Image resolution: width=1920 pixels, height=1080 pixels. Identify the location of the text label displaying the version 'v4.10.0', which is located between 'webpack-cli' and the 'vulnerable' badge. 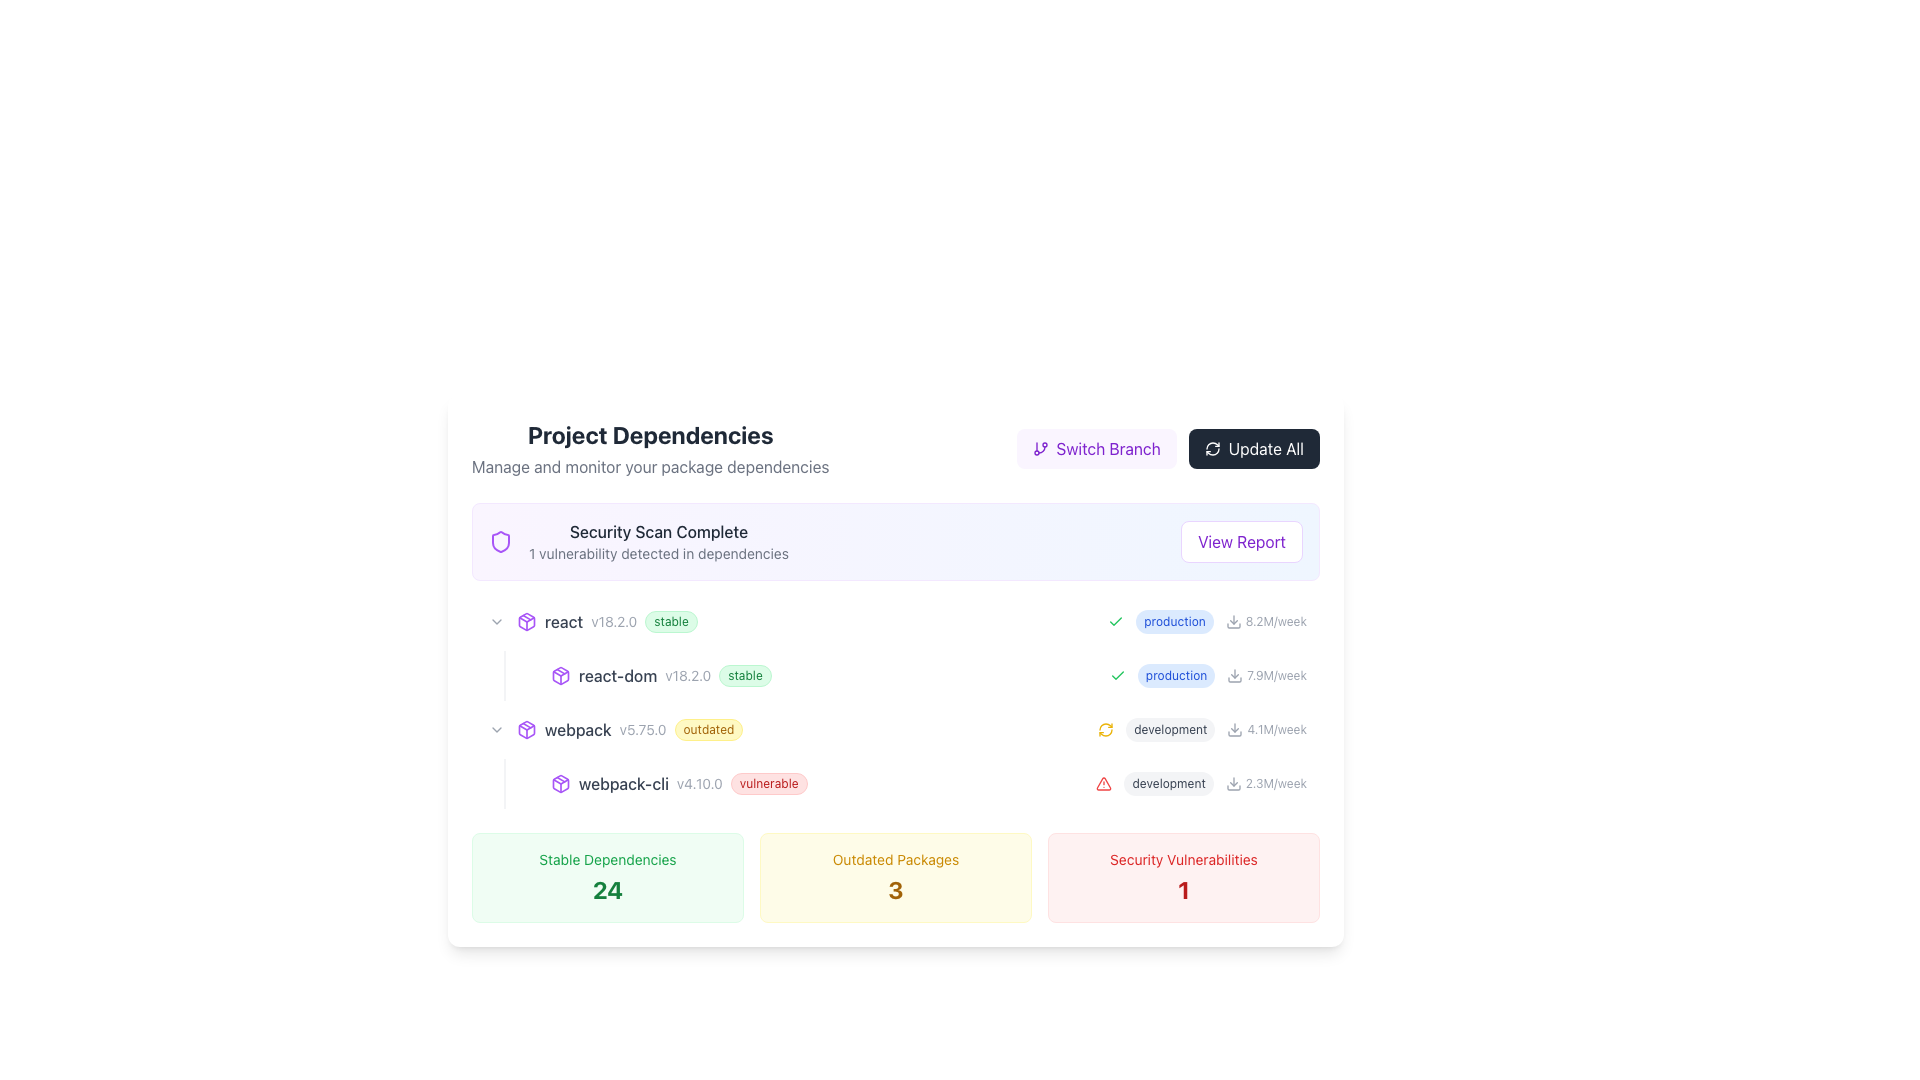
(699, 782).